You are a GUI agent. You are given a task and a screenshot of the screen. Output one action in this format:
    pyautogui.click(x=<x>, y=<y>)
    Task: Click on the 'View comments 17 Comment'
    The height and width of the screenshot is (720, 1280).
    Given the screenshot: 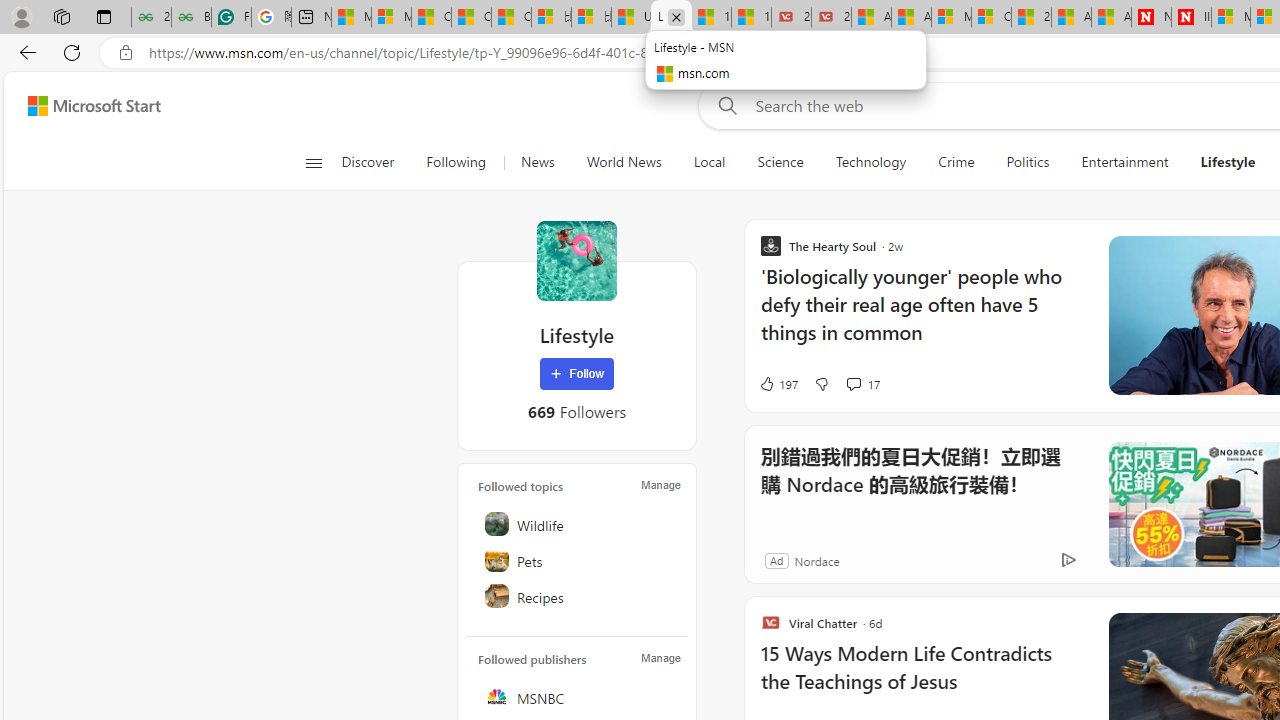 What is the action you would take?
    pyautogui.click(x=853, y=383)
    